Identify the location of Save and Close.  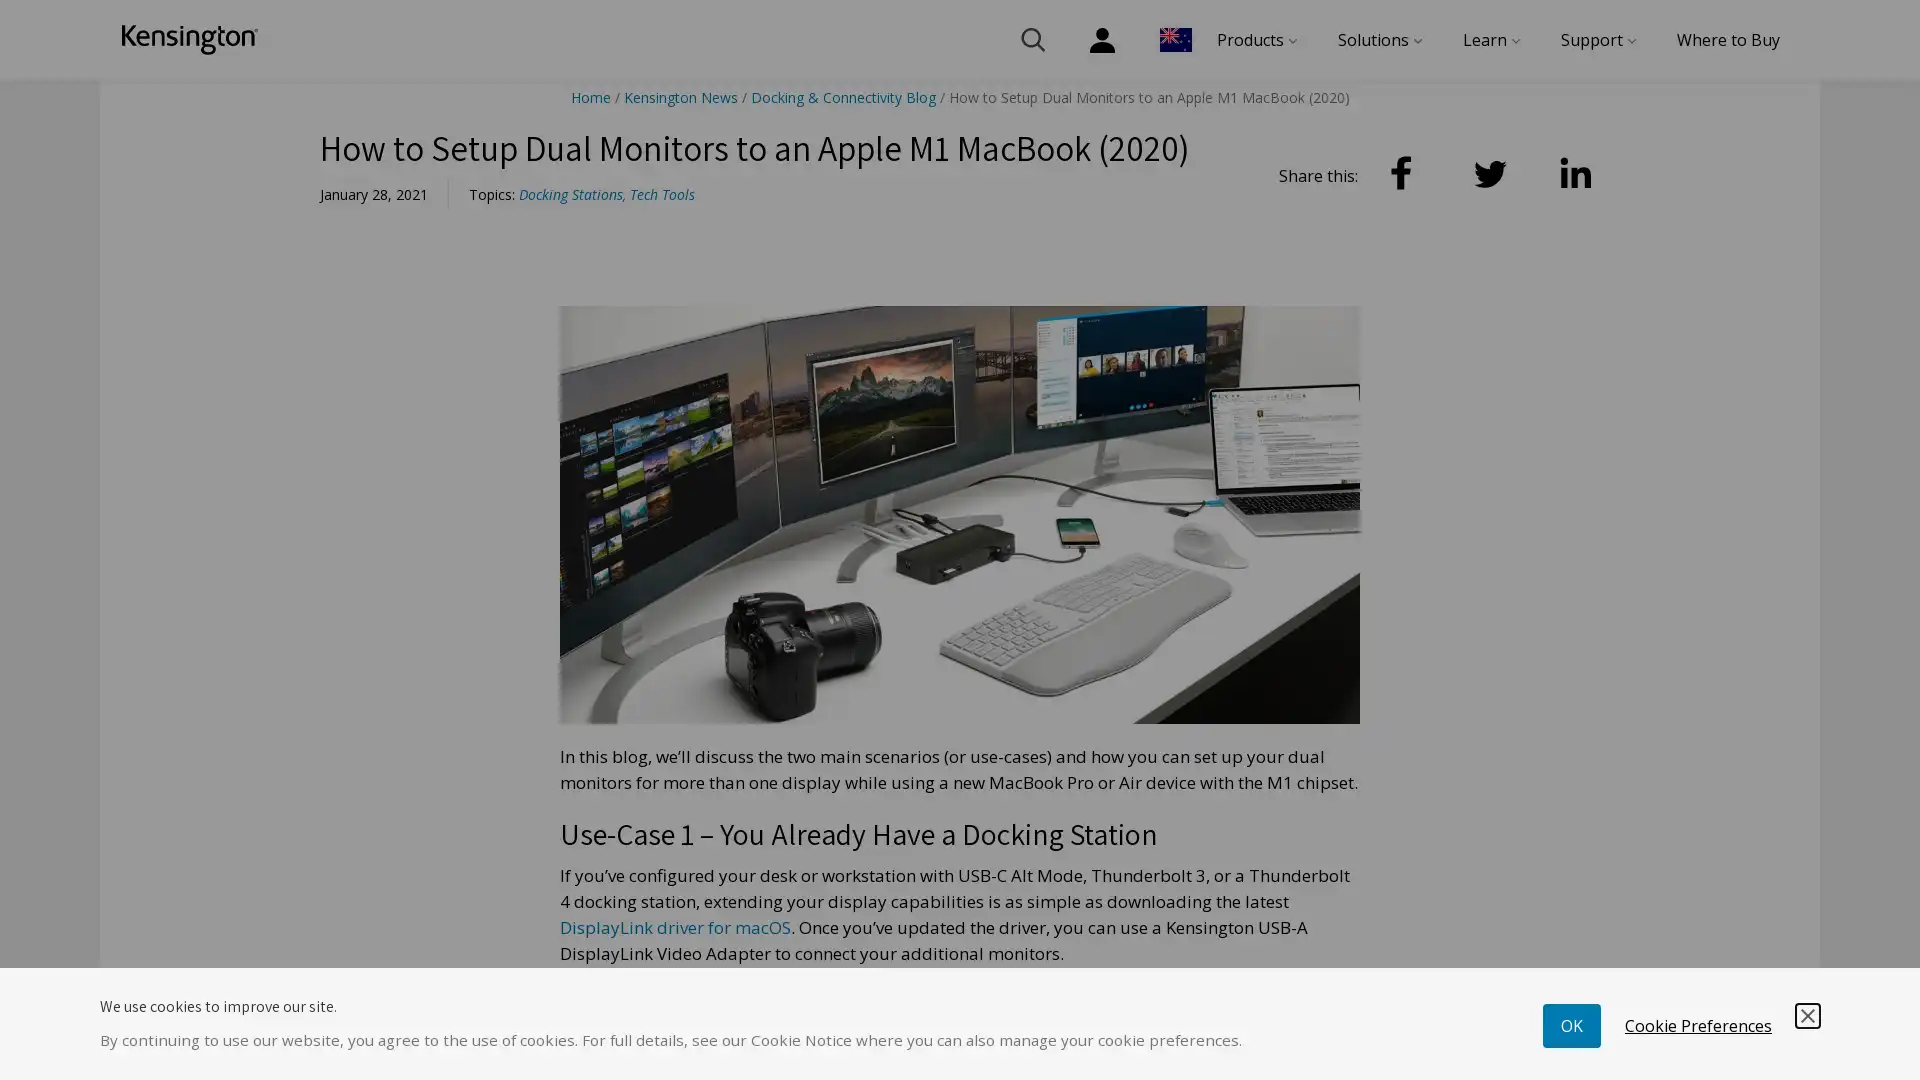
(1808, 1015).